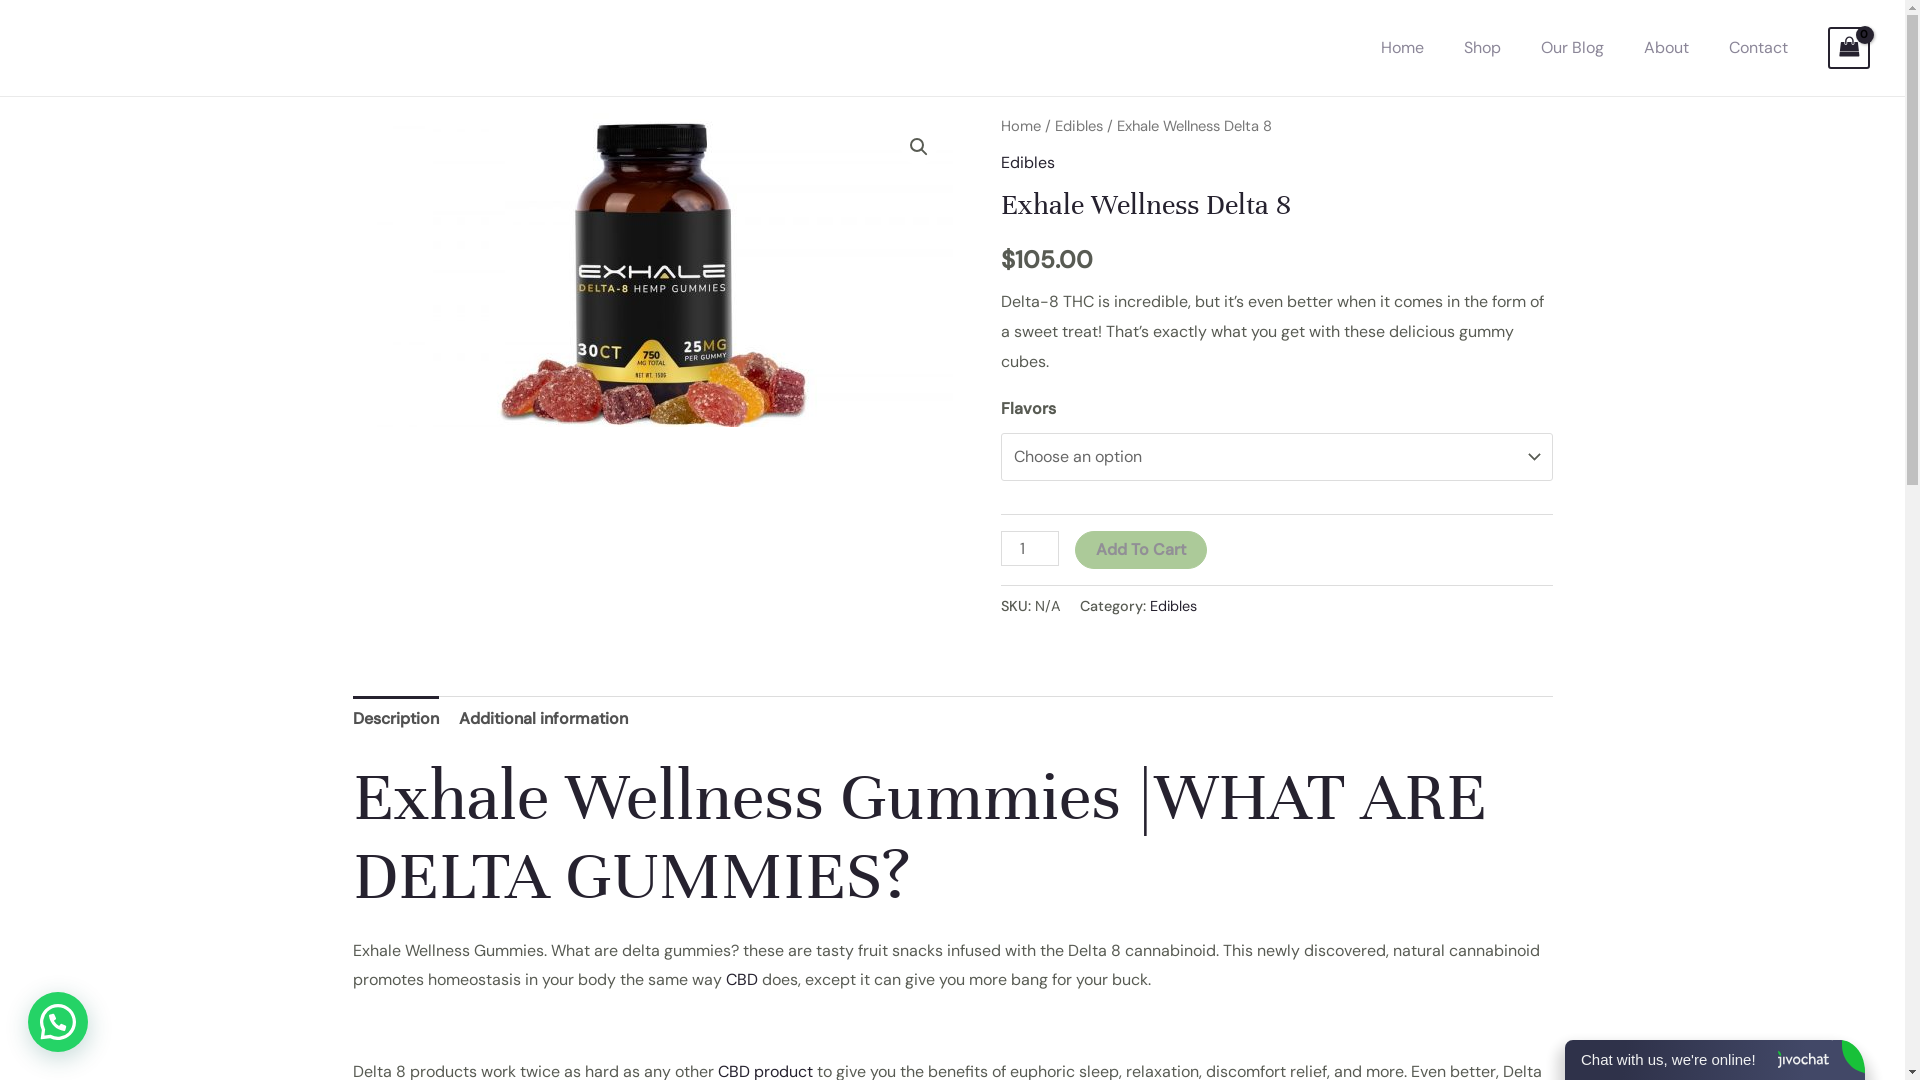  What do you see at coordinates (741, 978) in the screenshot?
I see `'CBD'` at bounding box center [741, 978].